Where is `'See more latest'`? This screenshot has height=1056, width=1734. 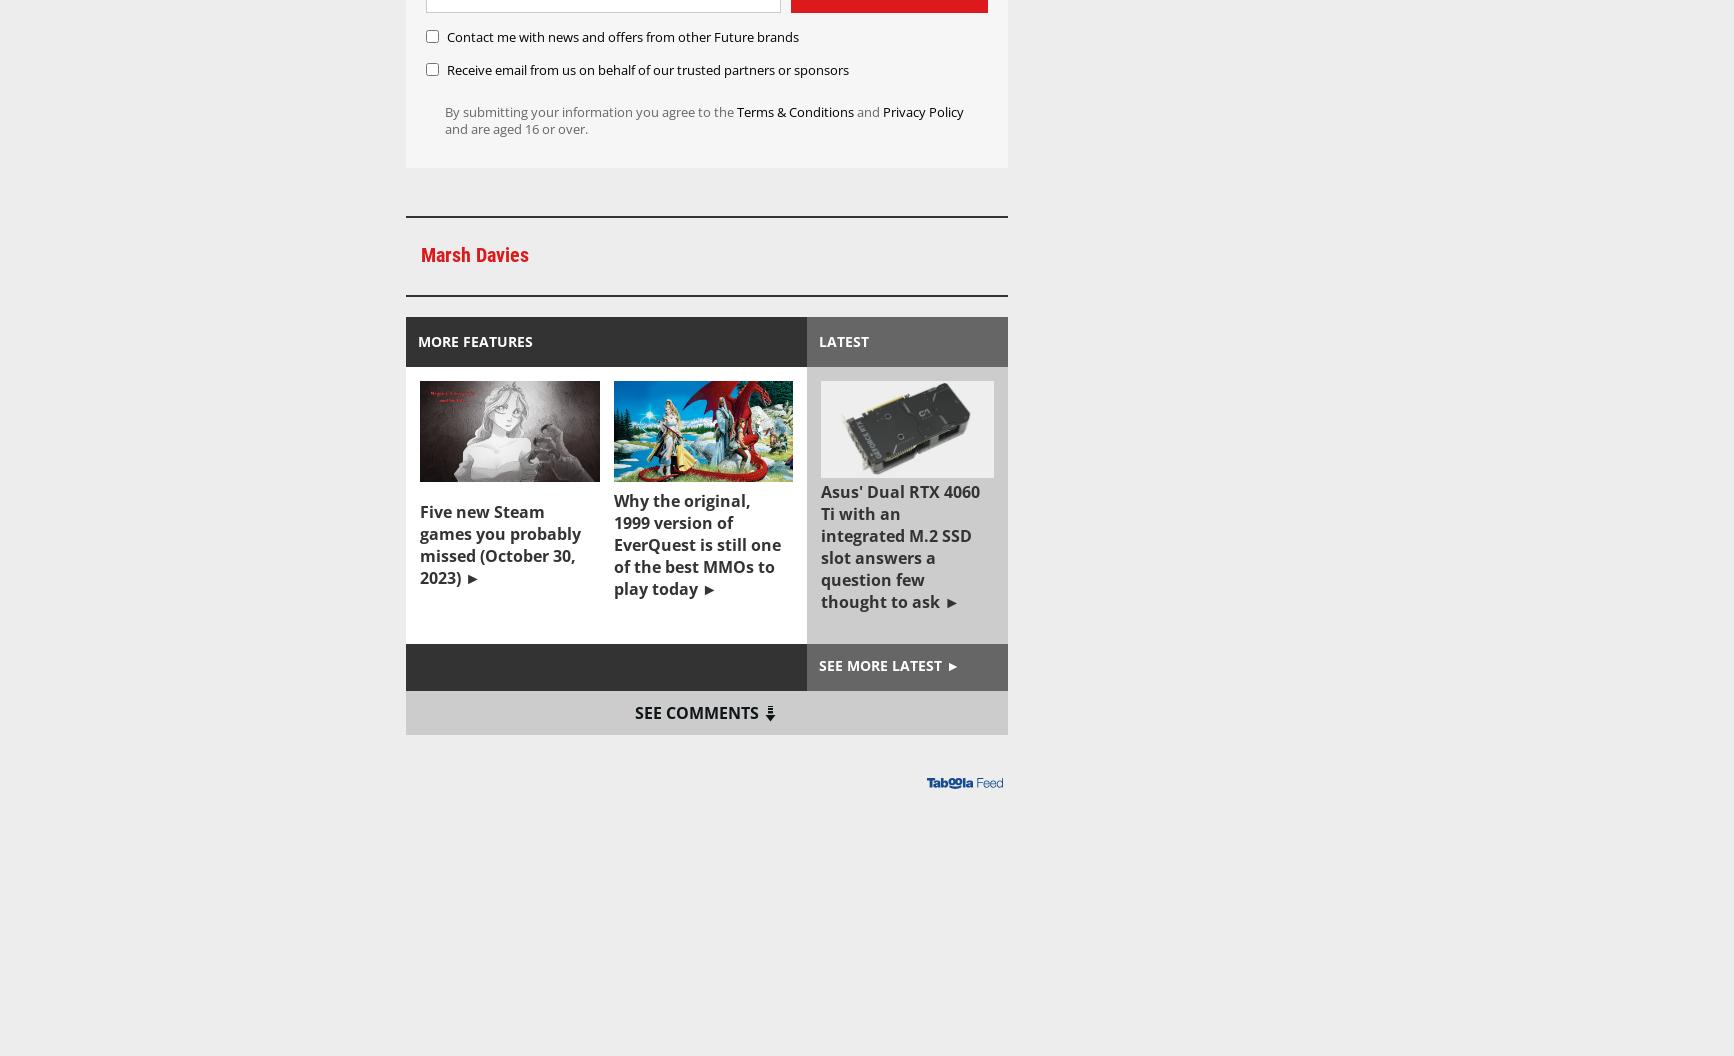 'See more latest' is located at coordinates (880, 665).